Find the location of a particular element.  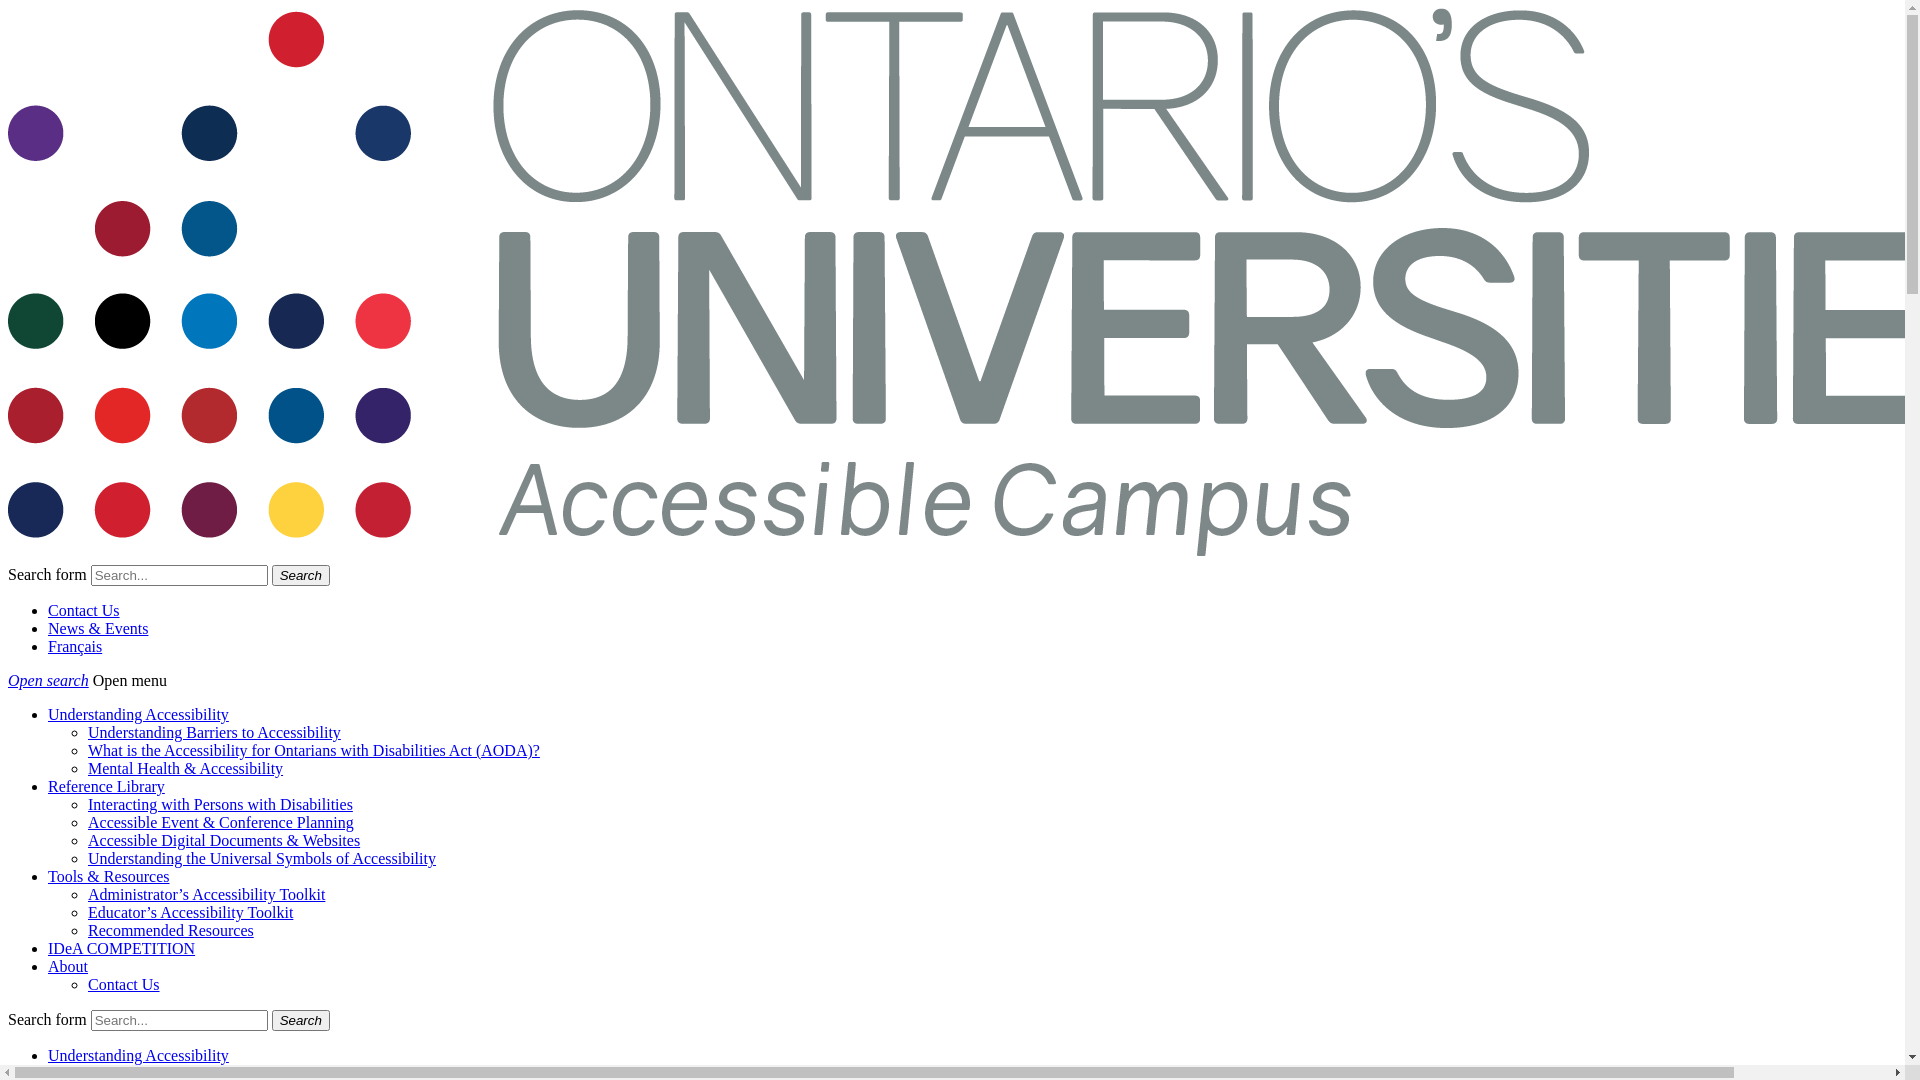

'About' is located at coordinates (48, 965).